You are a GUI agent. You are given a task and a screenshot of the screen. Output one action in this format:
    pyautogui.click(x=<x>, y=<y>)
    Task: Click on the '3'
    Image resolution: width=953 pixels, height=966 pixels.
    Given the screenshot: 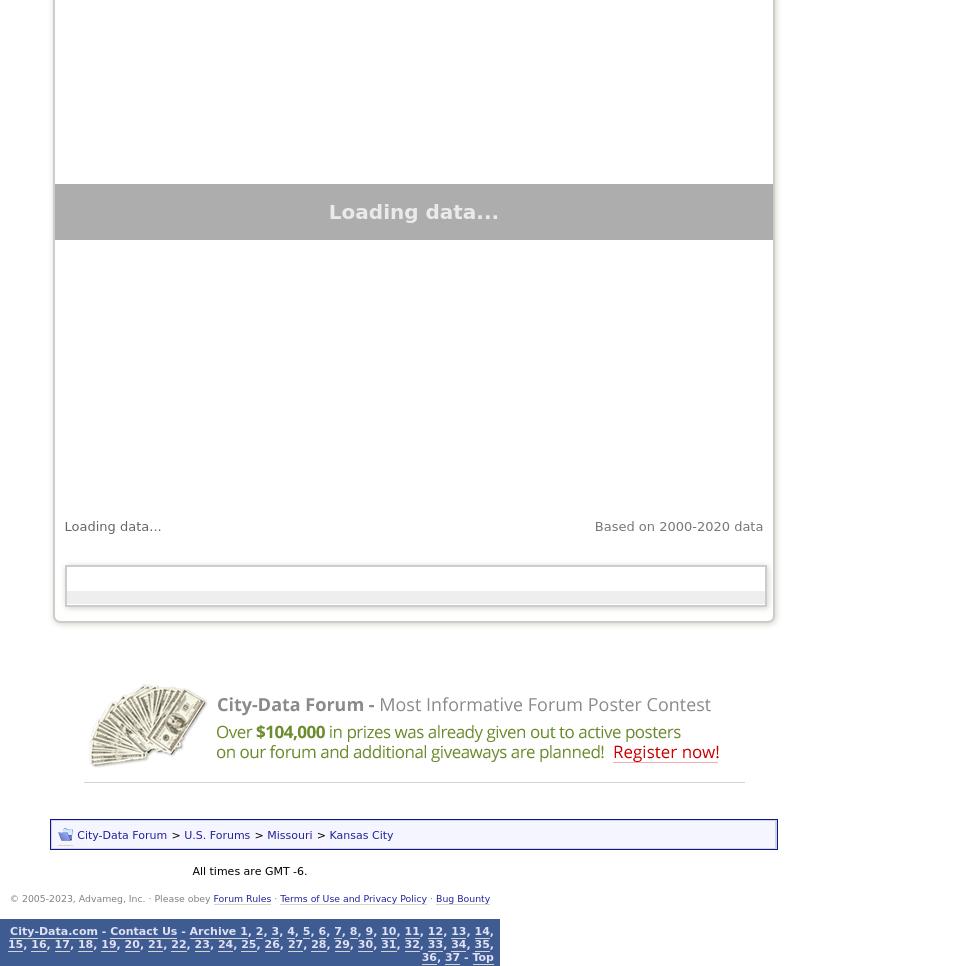 What is the action you would take?
    pyautogui.click(x=274, y=929)
    